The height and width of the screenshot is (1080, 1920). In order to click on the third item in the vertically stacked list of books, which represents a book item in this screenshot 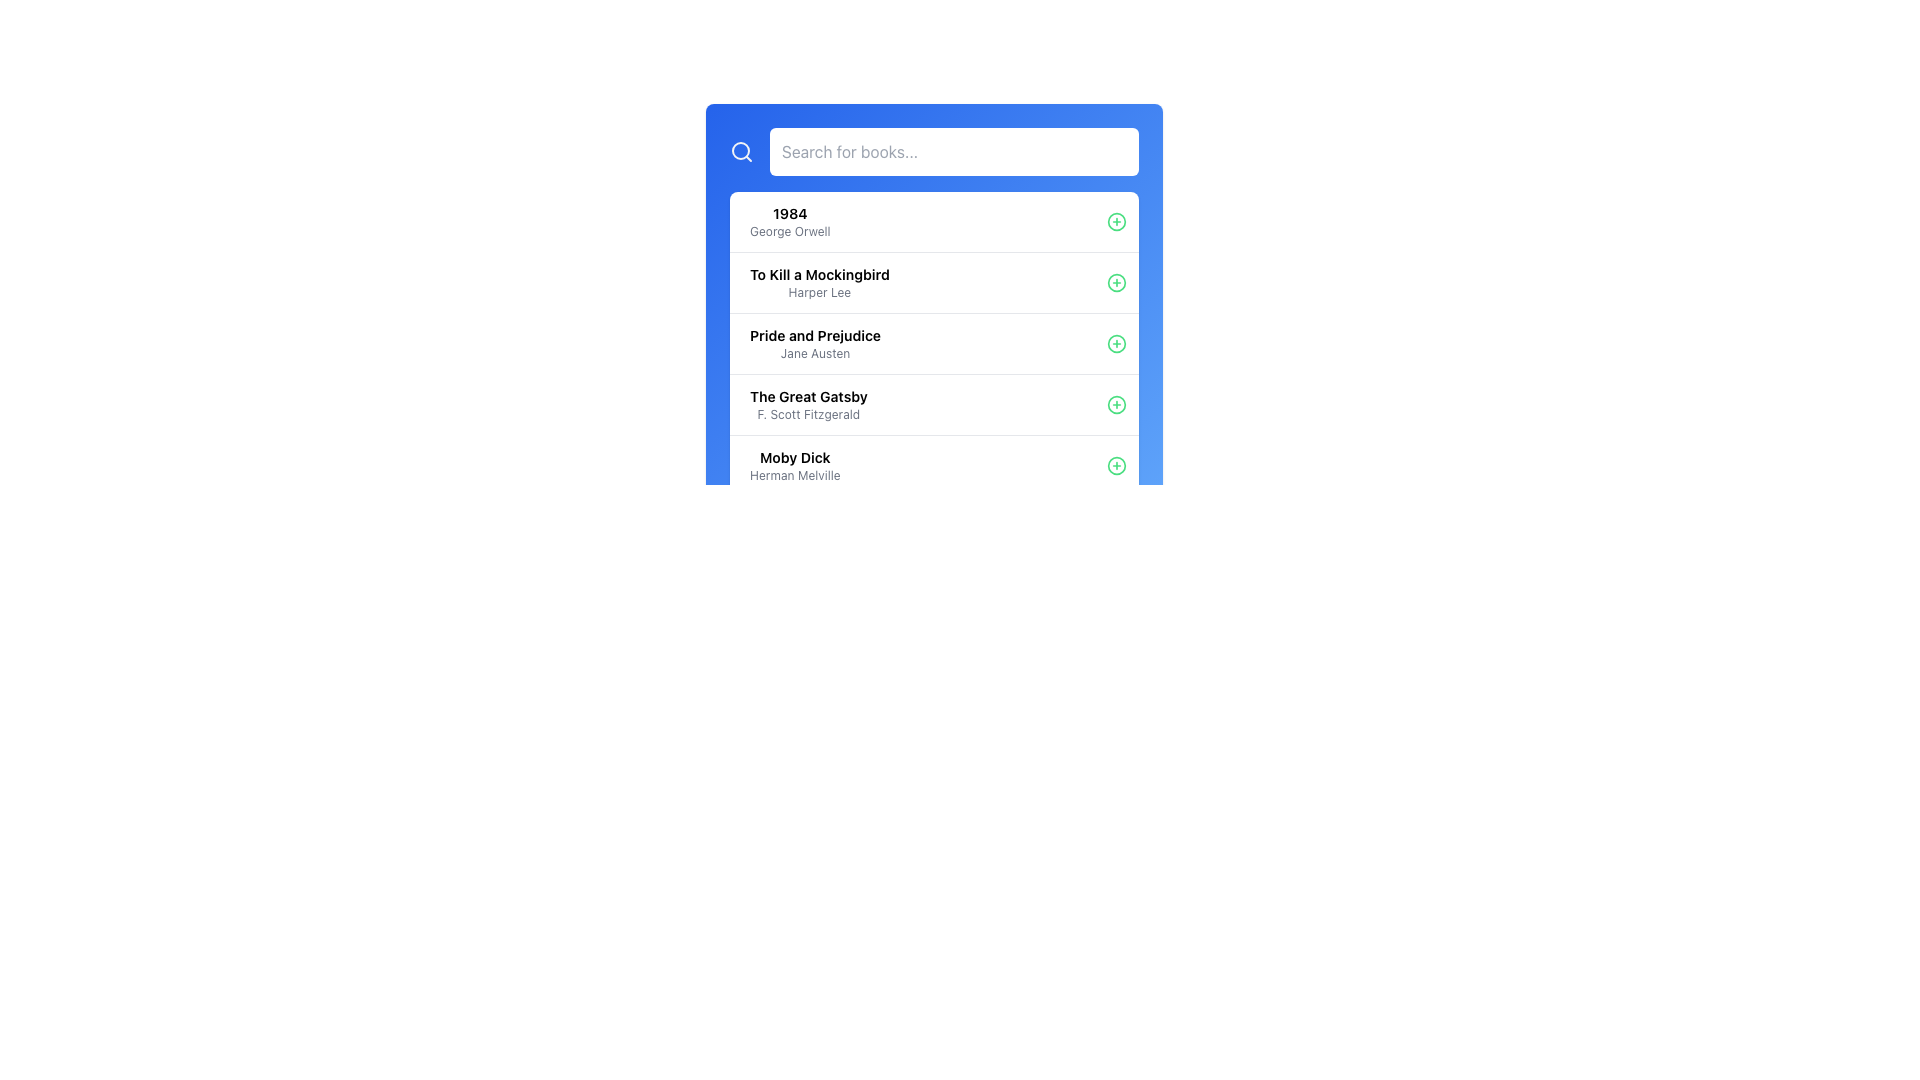, I will do `click(808, 405)`.